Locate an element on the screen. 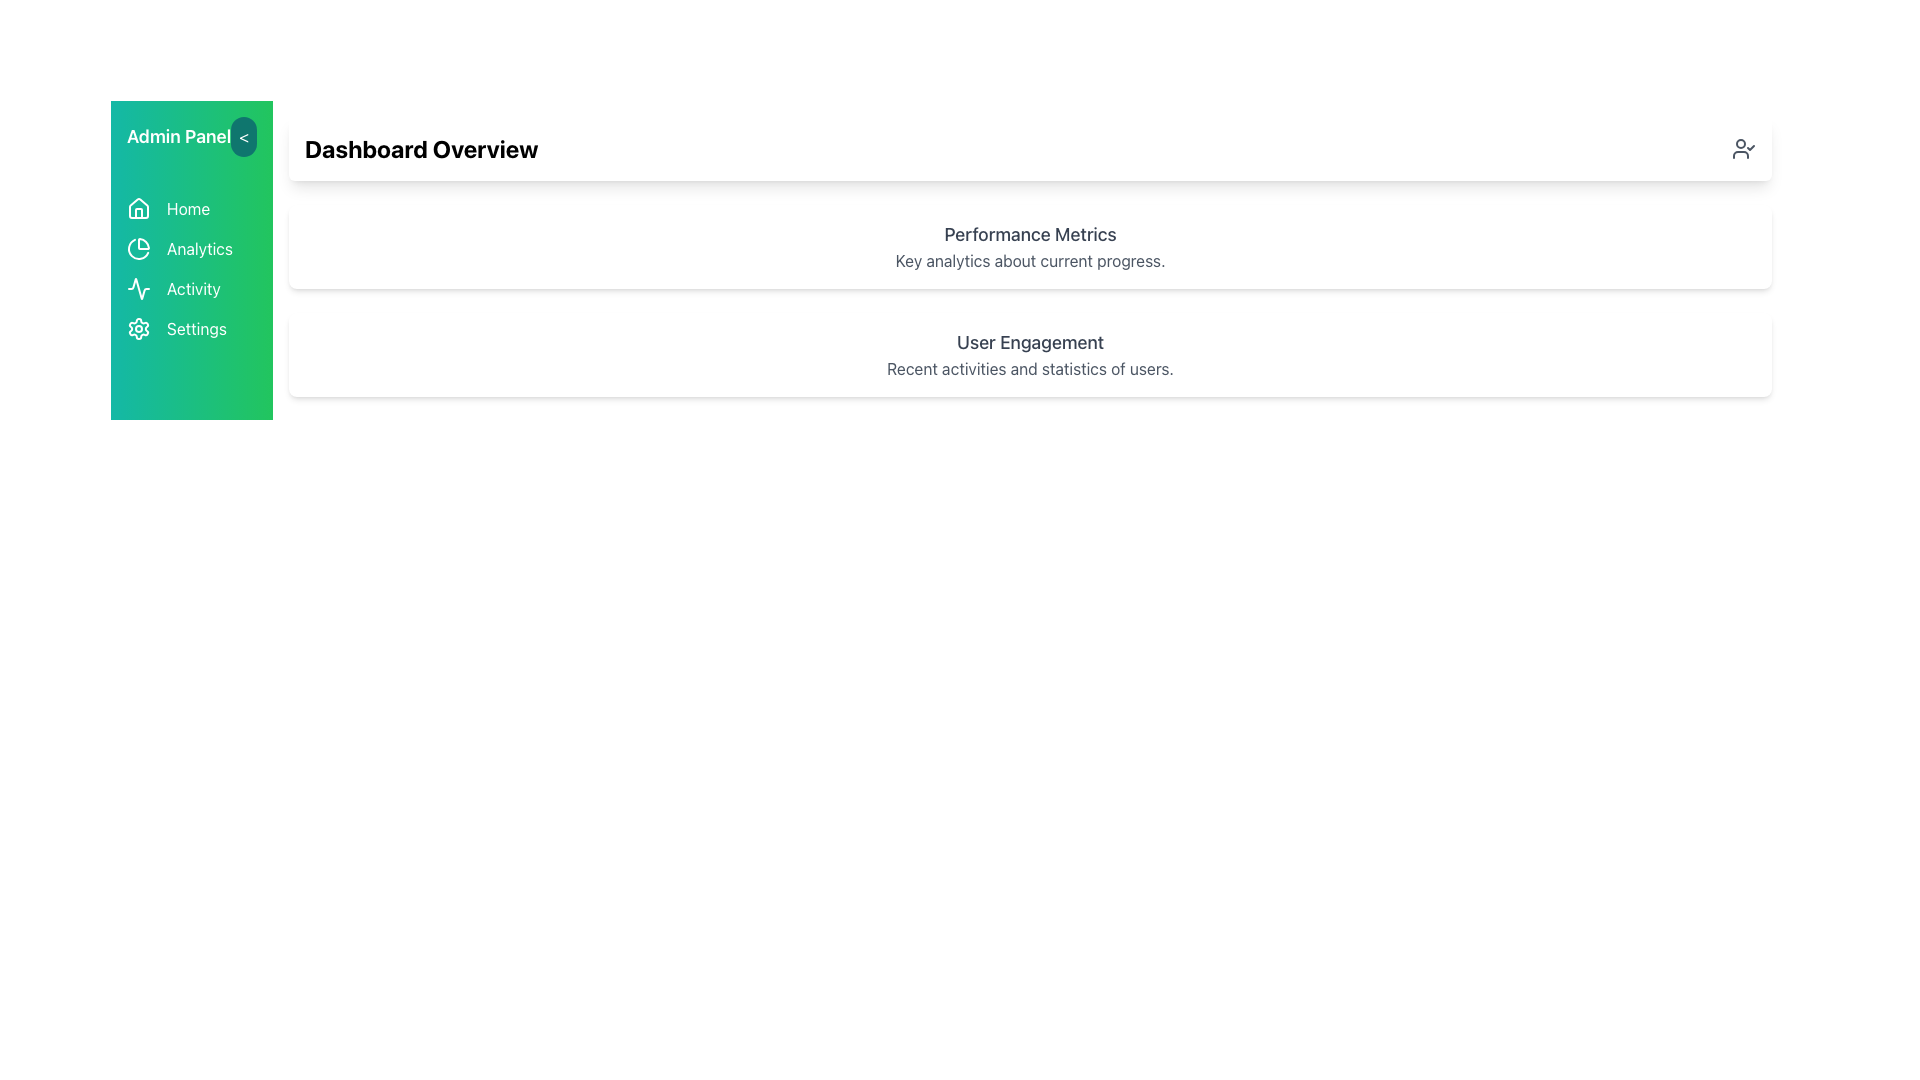 The image size is (1920, 1080). the third navigation option in the sidebar, which is located between 'Analytics' and 'Settings' is located at coordinates (192, 268).